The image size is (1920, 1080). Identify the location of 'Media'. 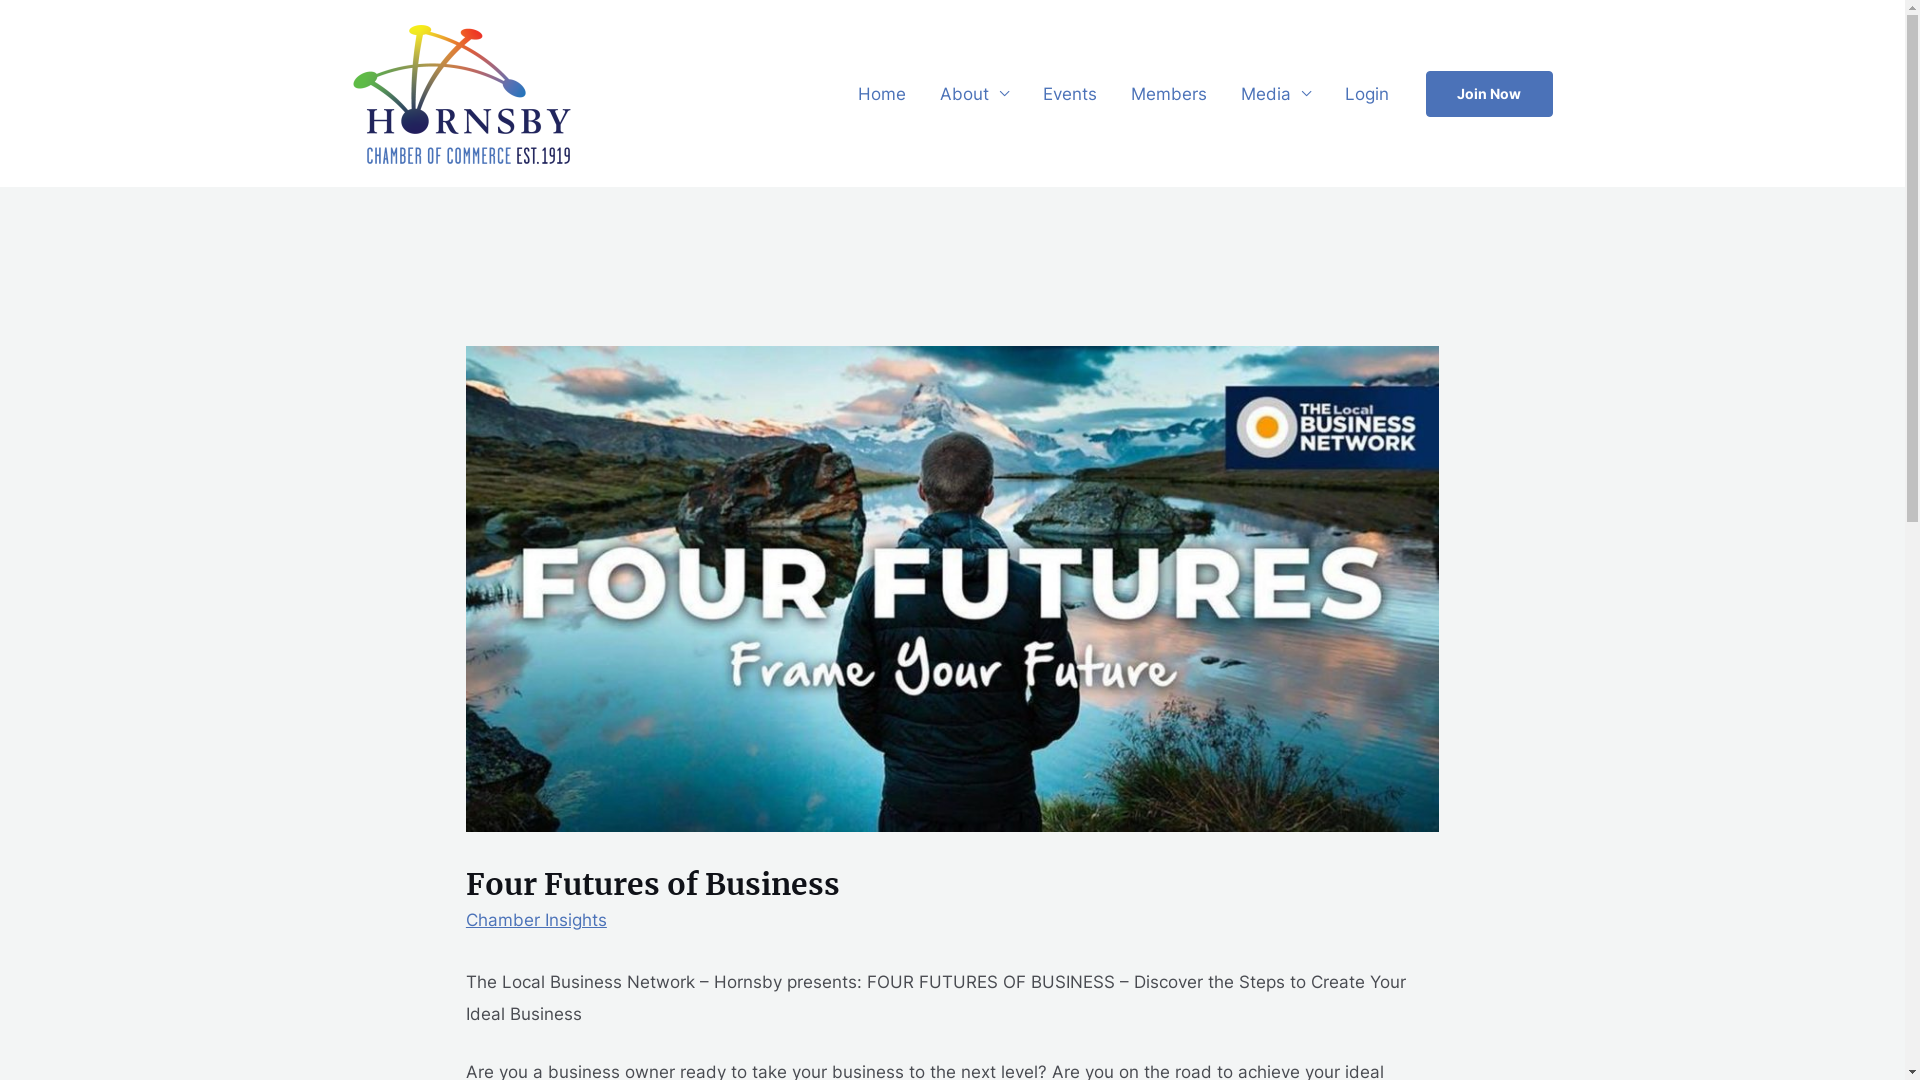
(1275, 92).